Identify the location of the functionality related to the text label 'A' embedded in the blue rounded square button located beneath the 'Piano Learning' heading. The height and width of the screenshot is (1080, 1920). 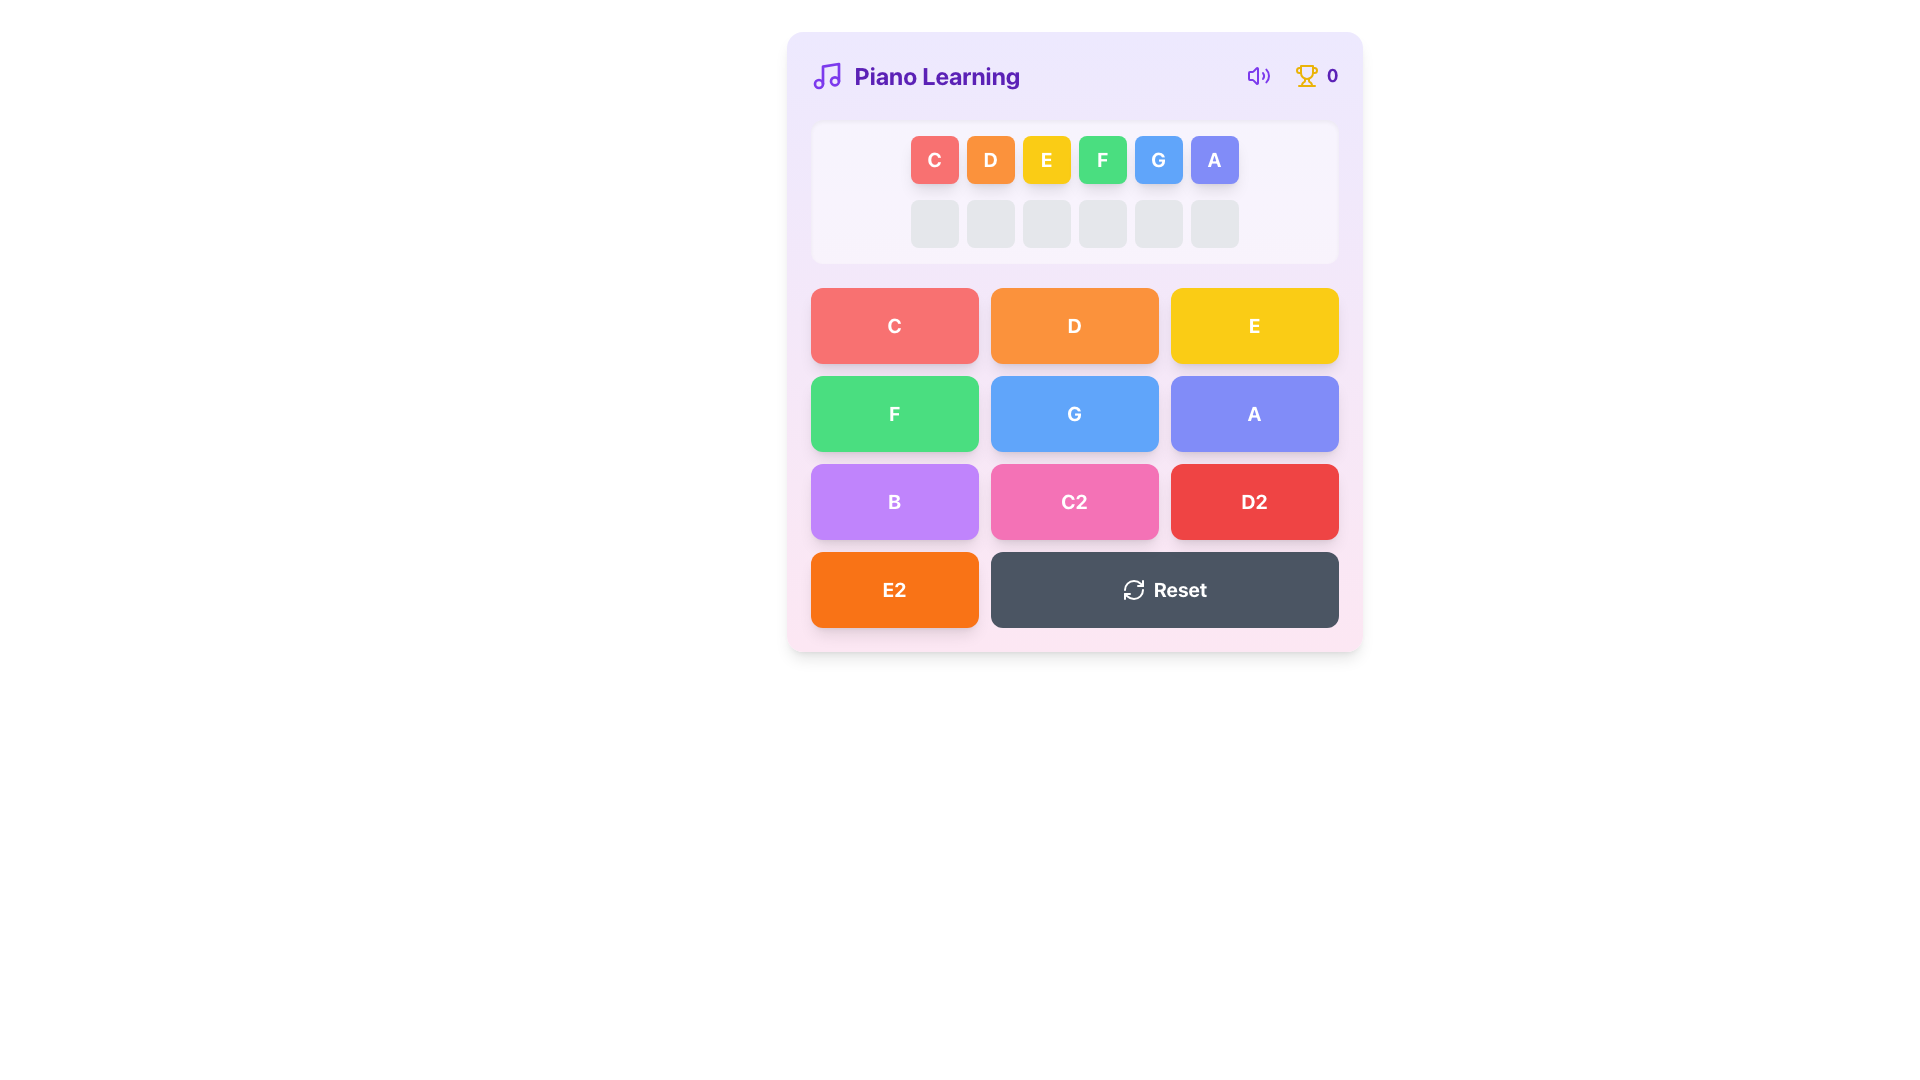
(1213, 158).